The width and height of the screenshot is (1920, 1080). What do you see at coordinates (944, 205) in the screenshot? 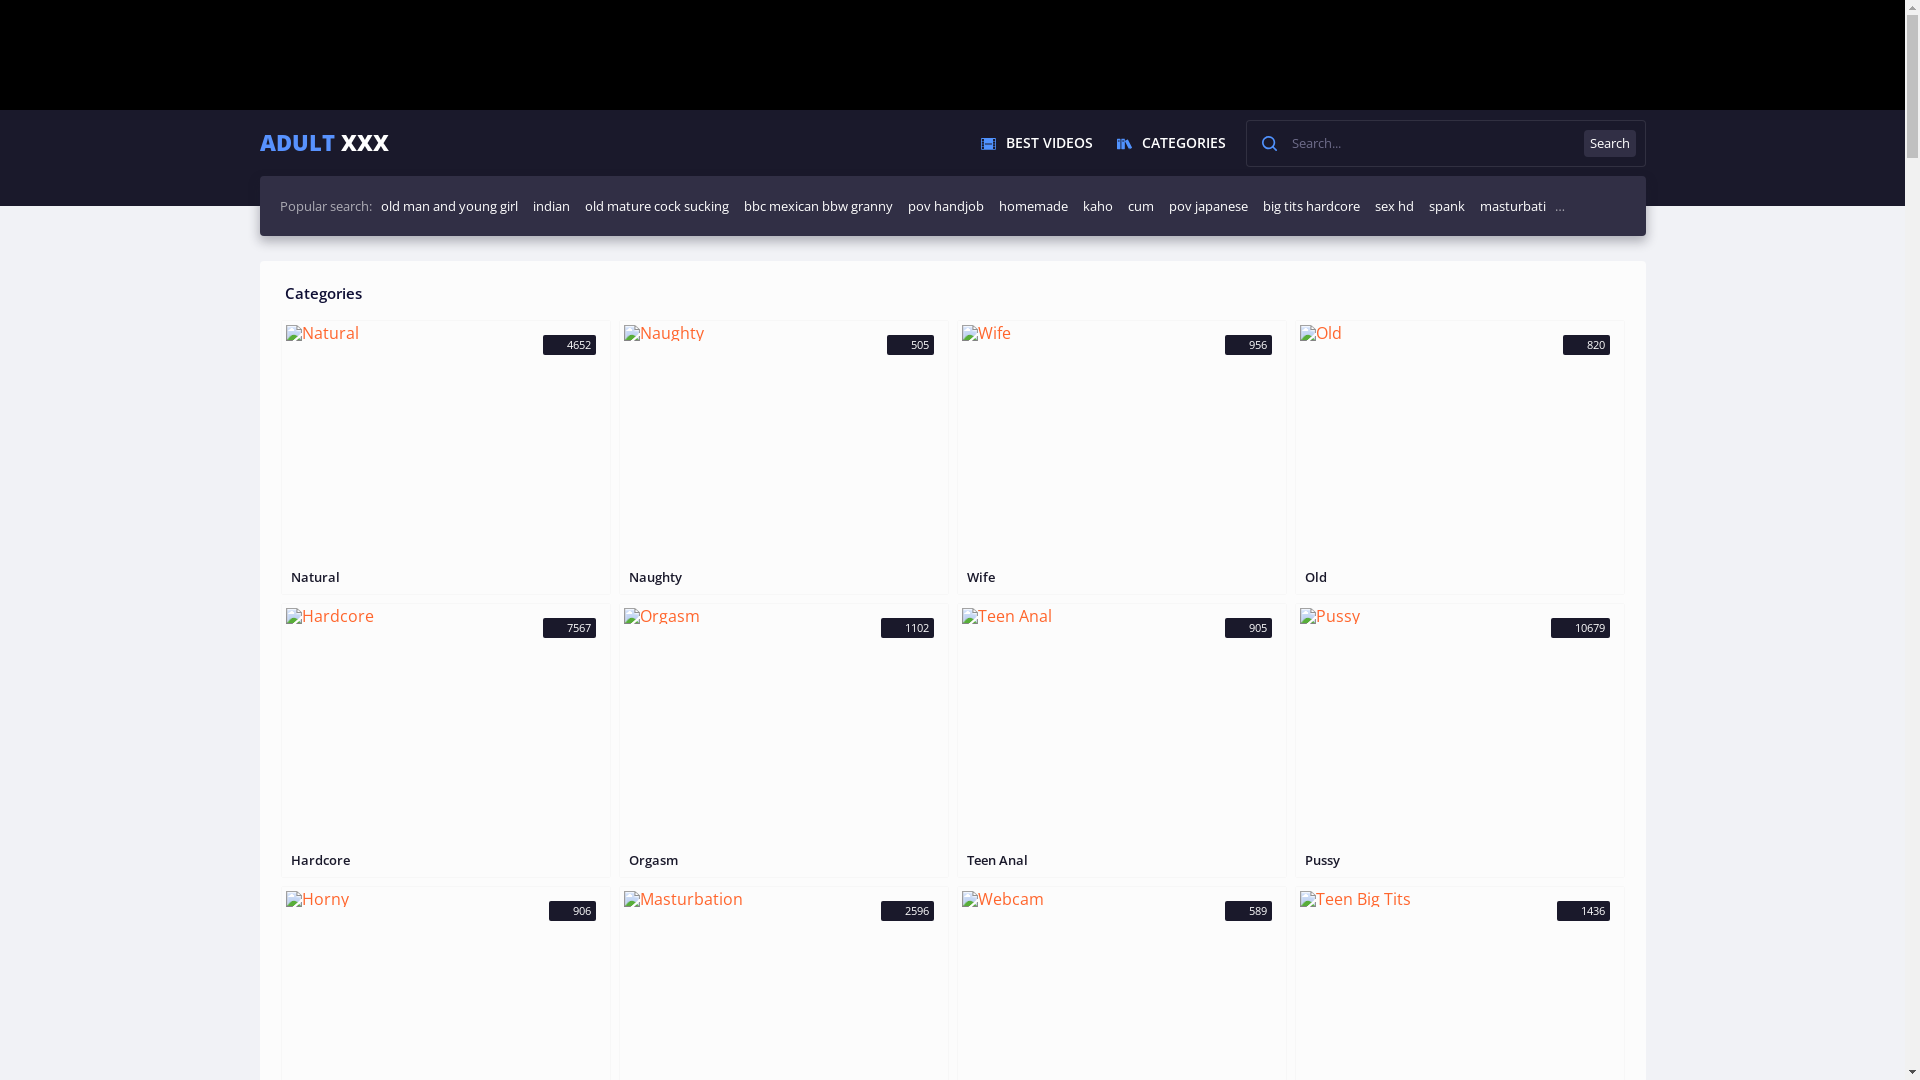
I see `'pov handjob'` at bounding box center [944, 205].